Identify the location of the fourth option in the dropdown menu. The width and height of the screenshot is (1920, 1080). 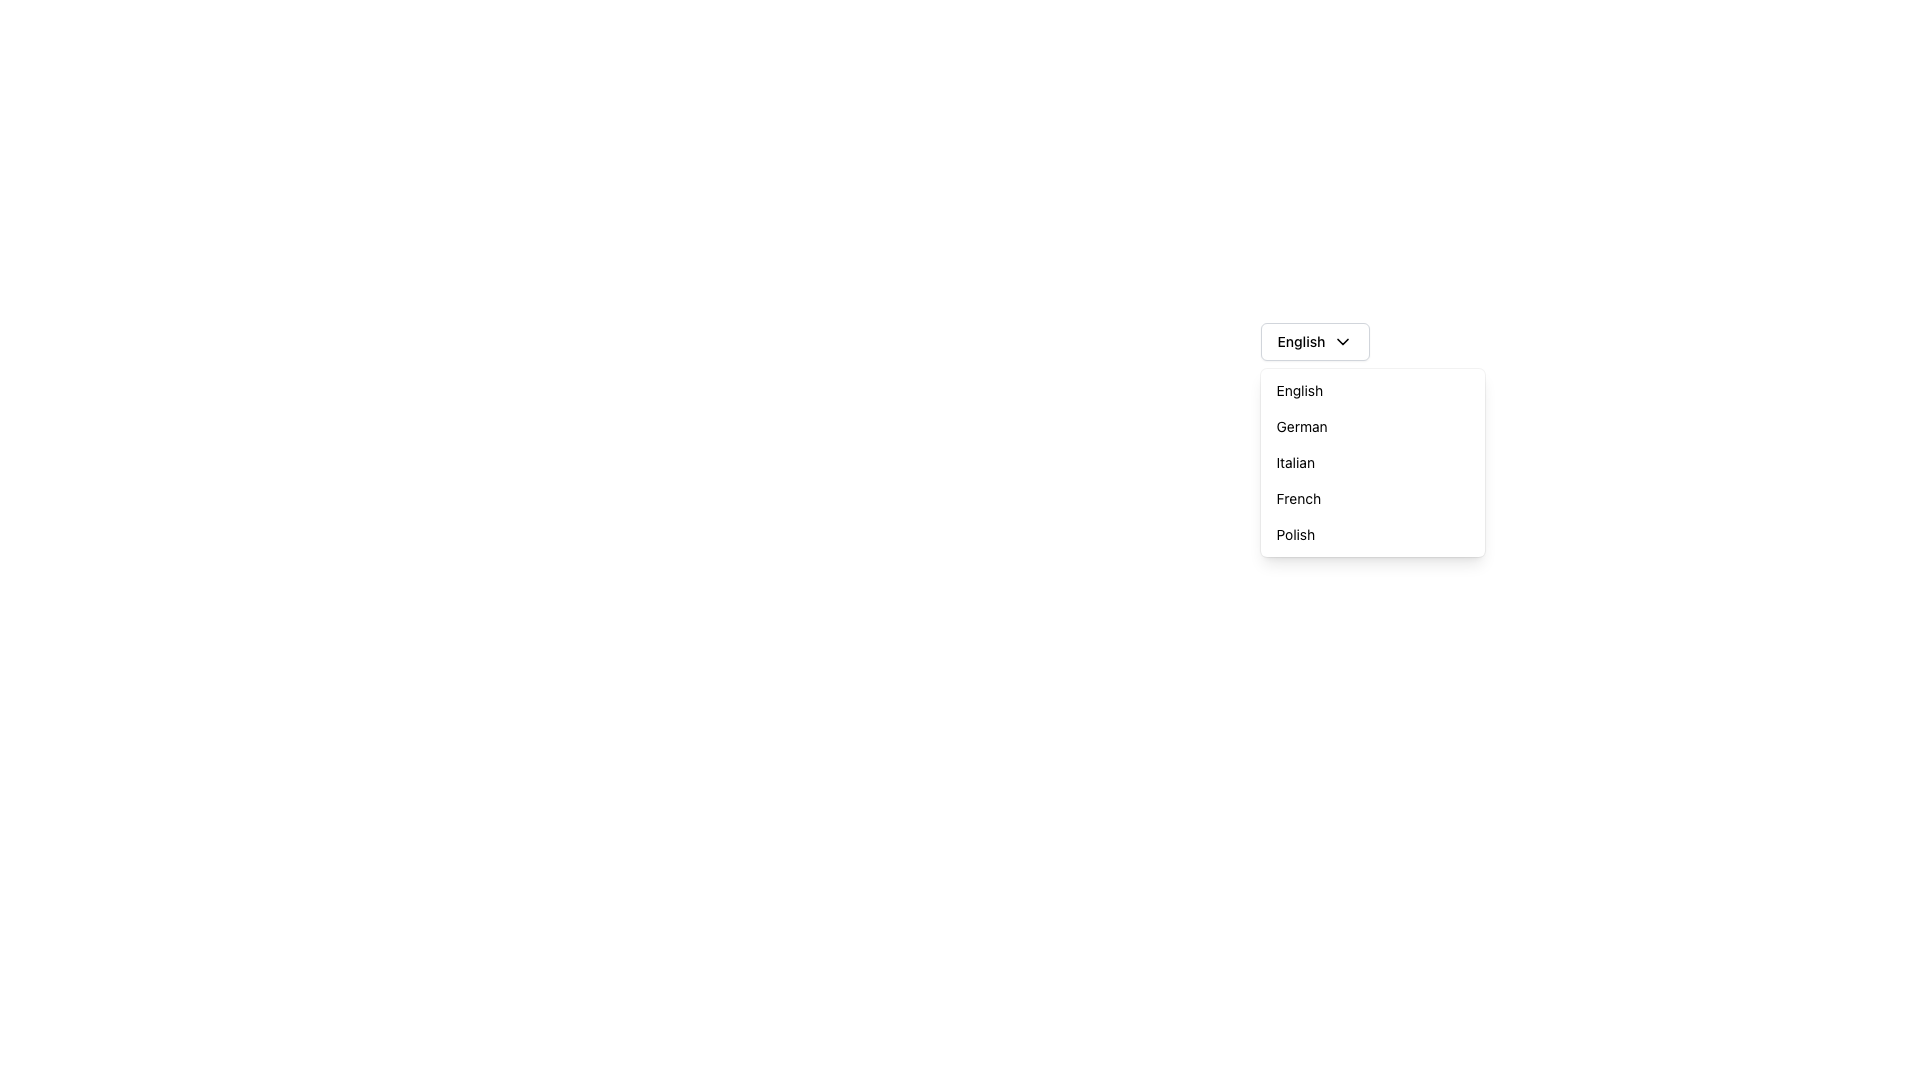
(1371, 497).